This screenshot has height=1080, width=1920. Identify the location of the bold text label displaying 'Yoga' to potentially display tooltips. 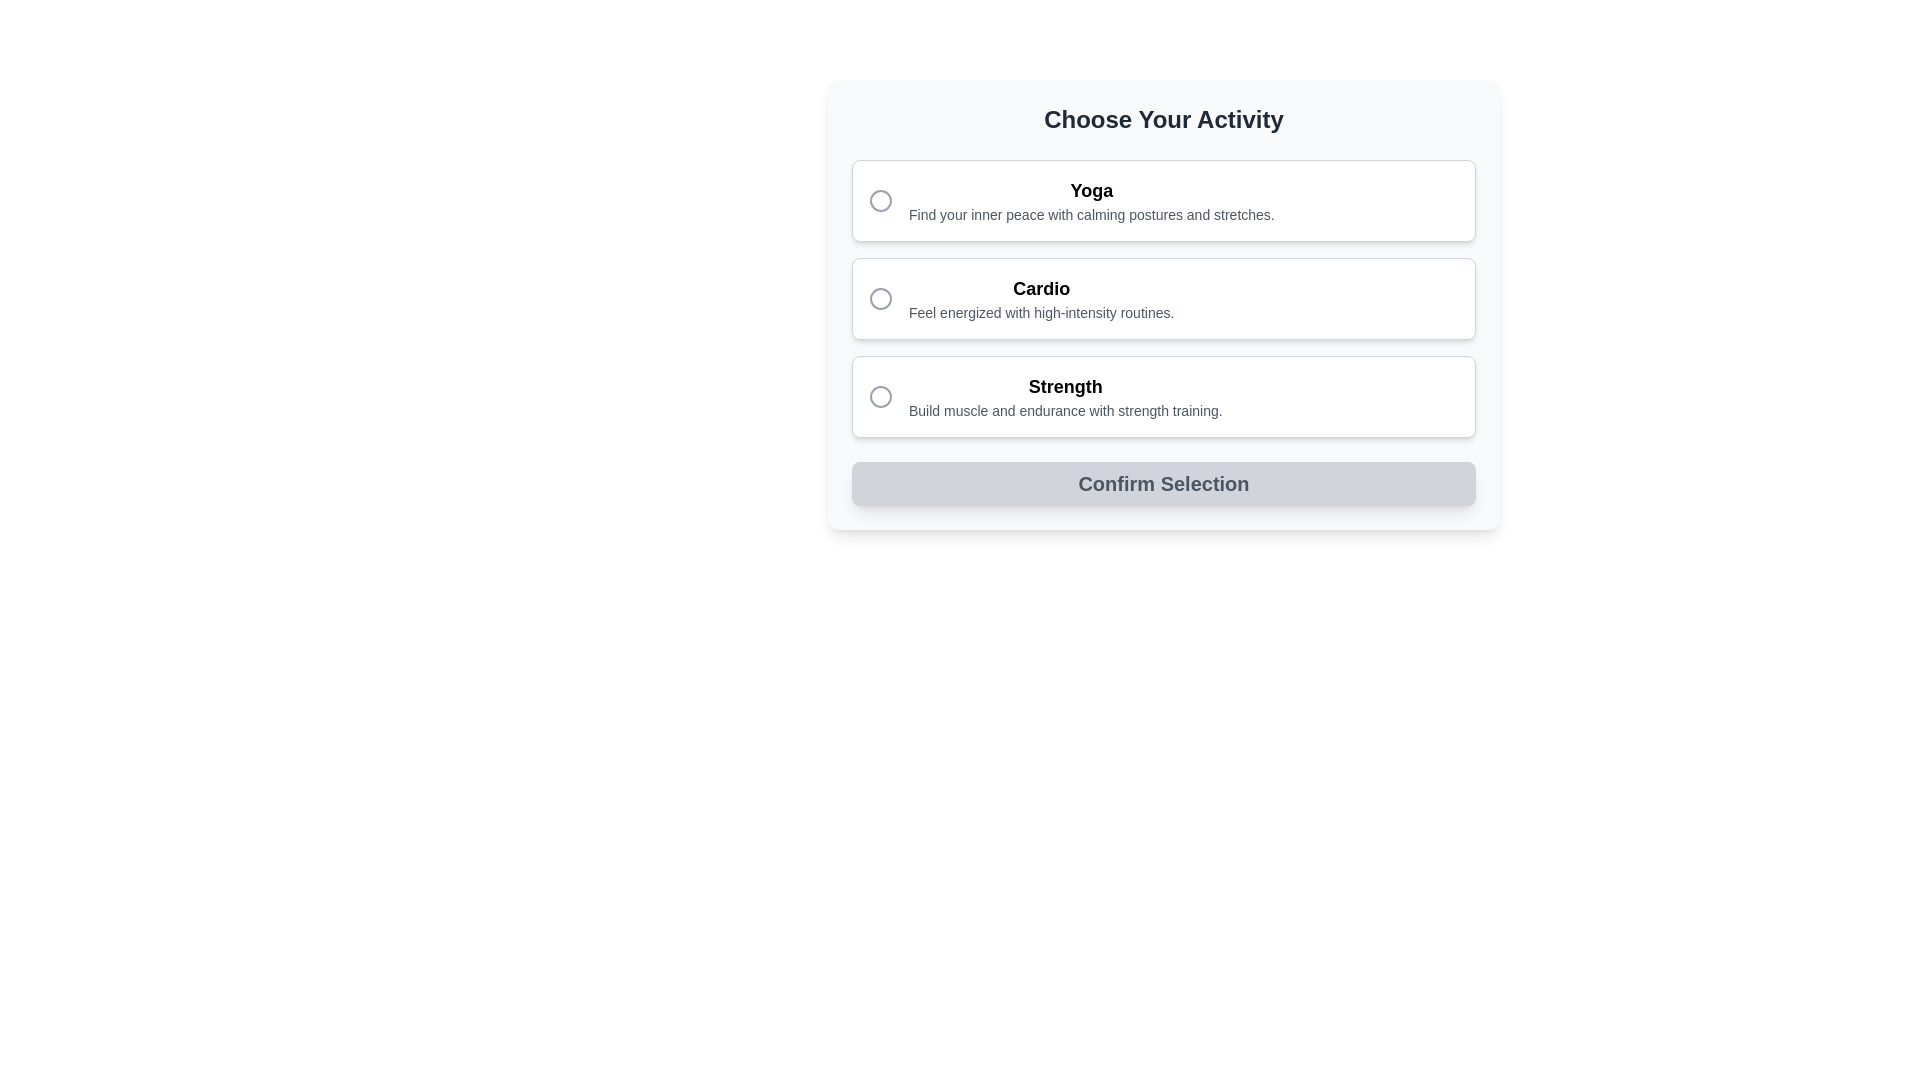
(1090, 191).